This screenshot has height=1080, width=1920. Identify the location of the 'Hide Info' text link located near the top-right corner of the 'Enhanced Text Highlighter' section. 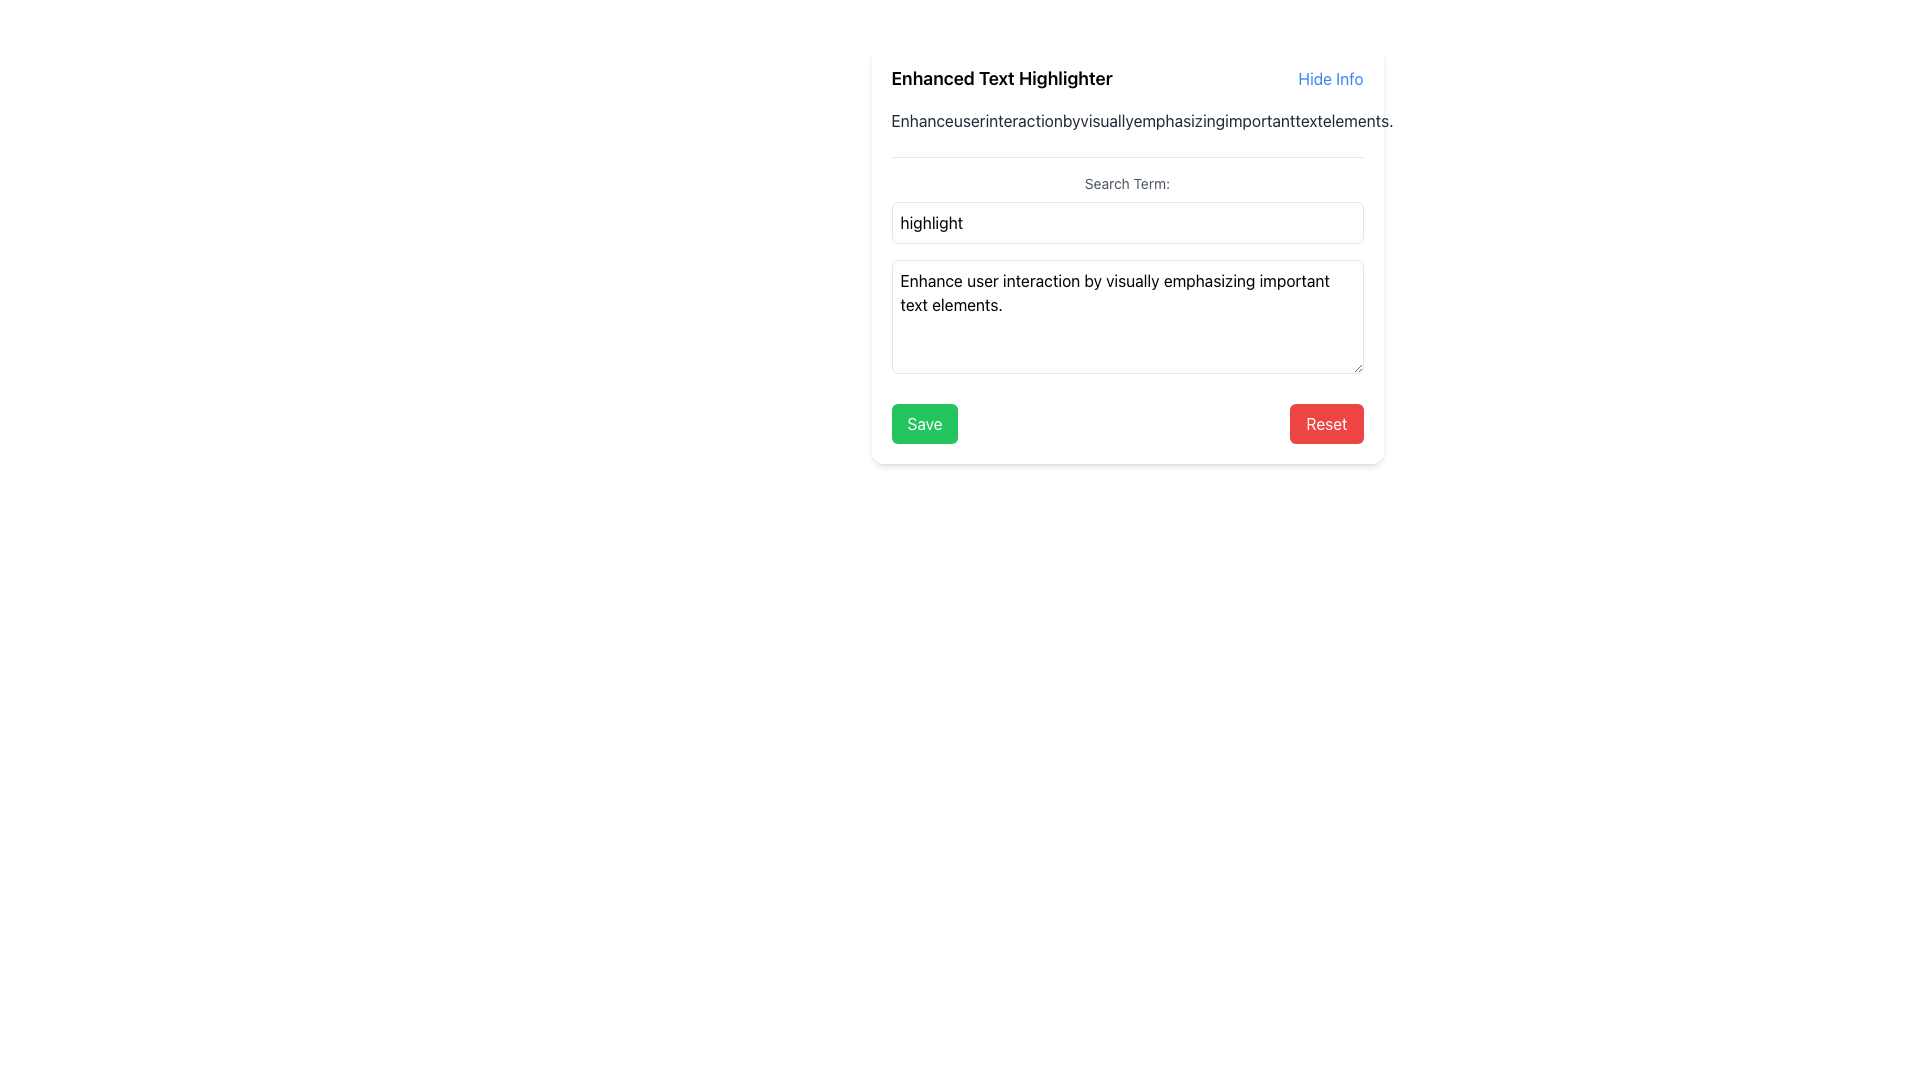
(1330, 77).